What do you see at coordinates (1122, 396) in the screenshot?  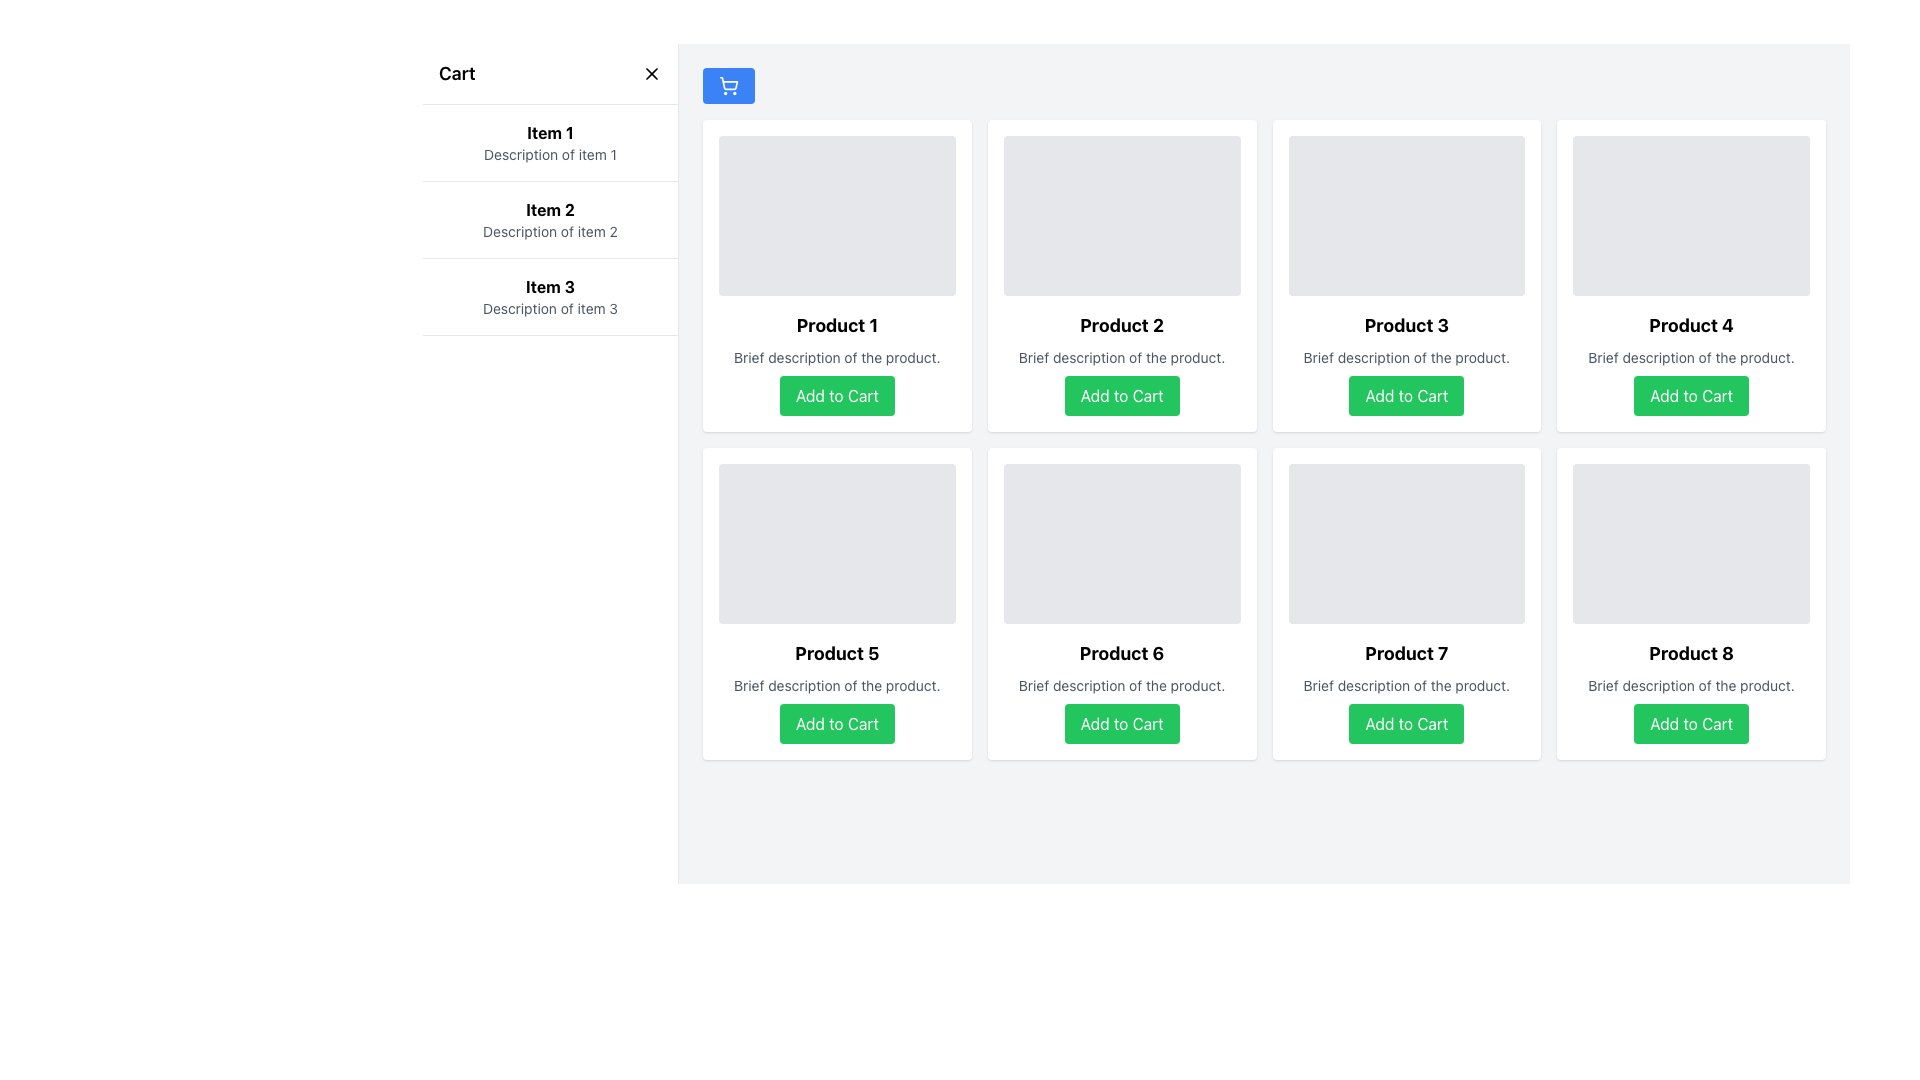 I see `the button located at the bottom of the 'Product 2' card in the top row, second column of the 4x2 grid layout` at bounding box center [1122, 396].